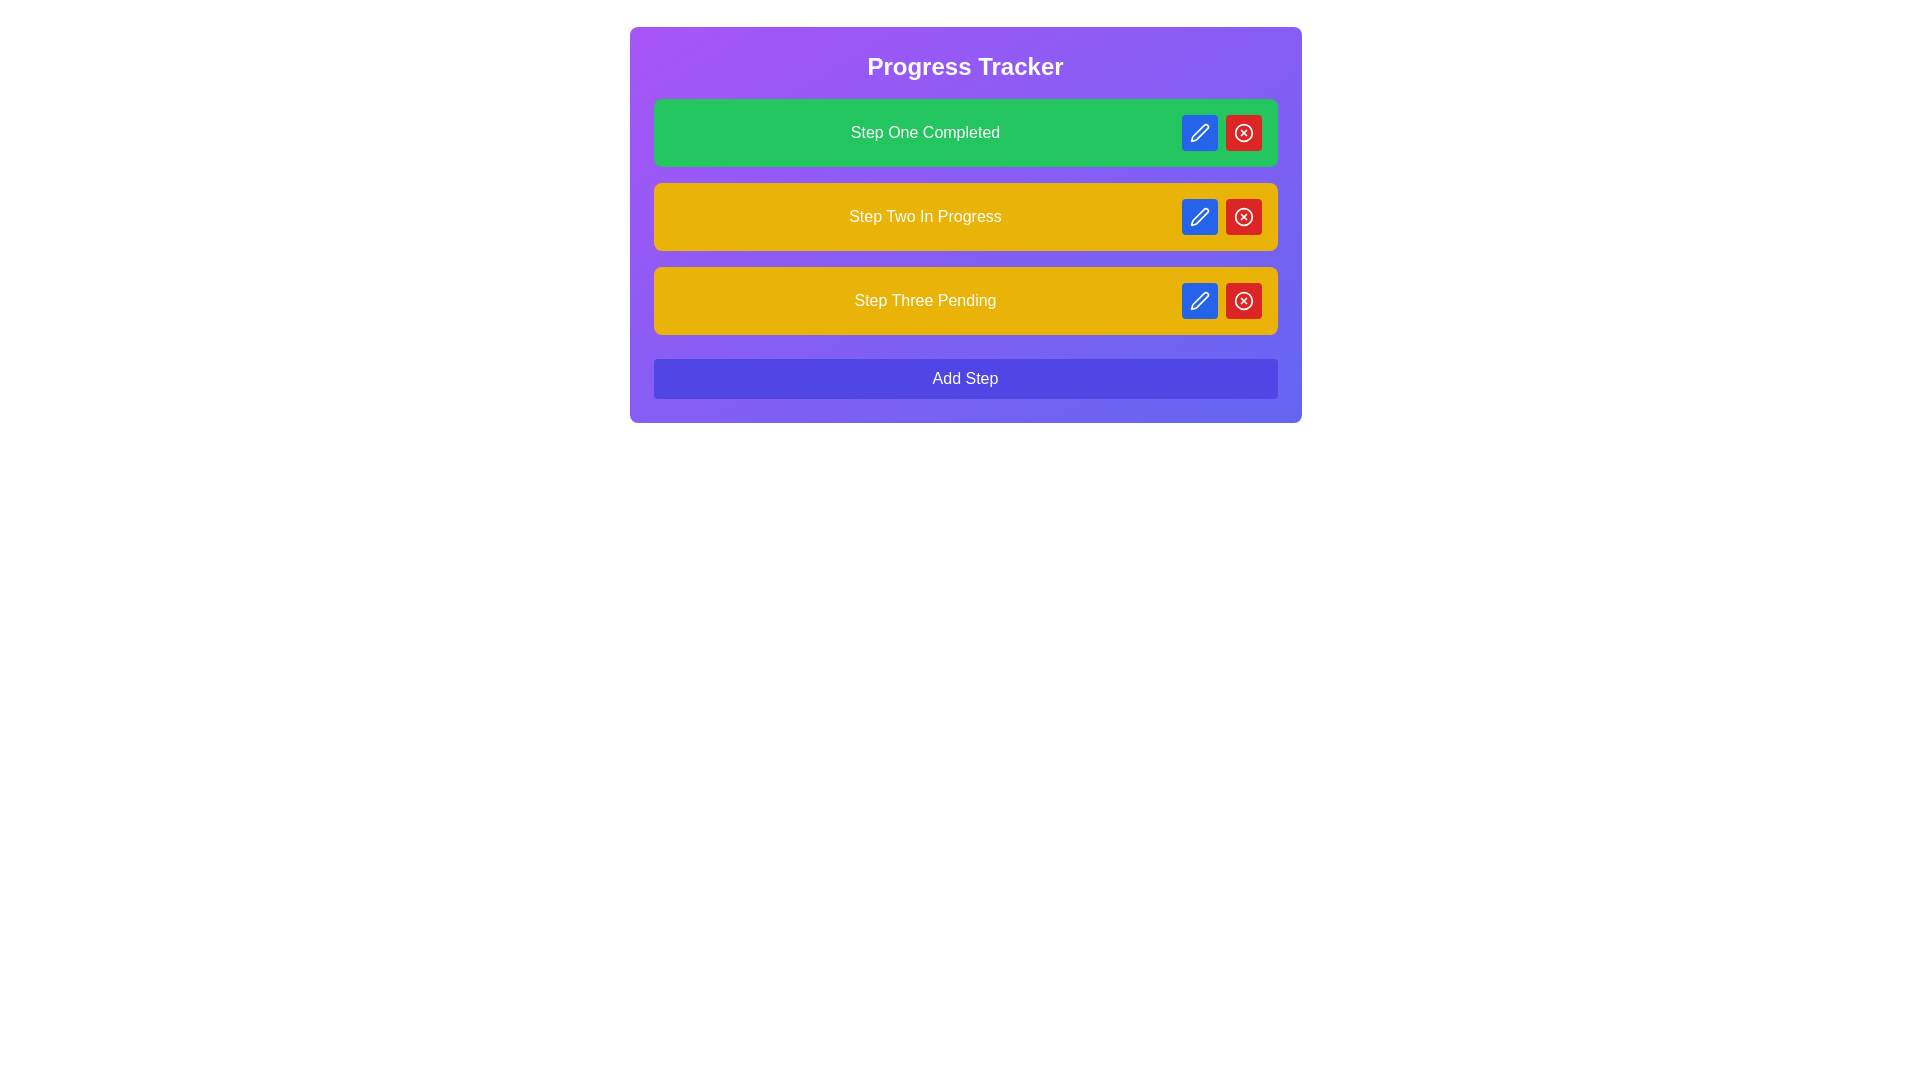 The width and height of the screenshot is (1920, 1080). What do you see at coordinates (965, 65) in the screenshot?
I see `the 'Progress Tracker' text heading, which is styled with a purple background and white text, located at the top of the interface` at bounding box center [965, 65].